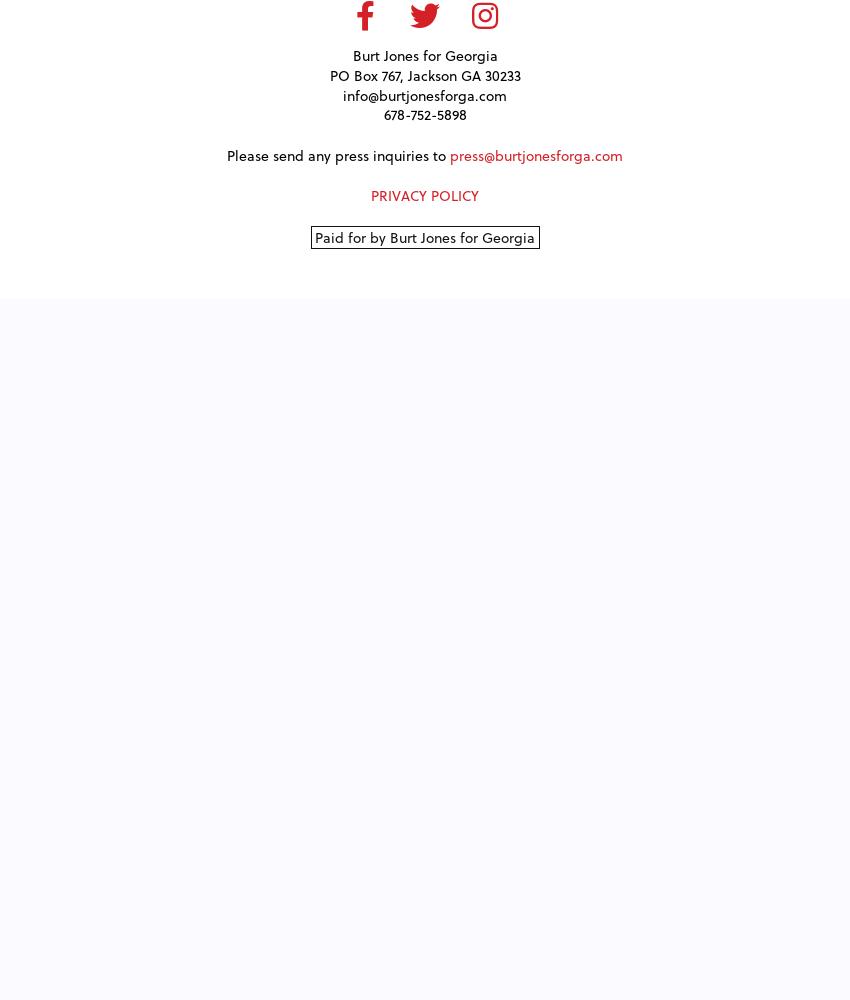  What do you see at coordinates (535, 154) in the screenshot?
I see `'press@burtjonesforga.com'` at bounding box center [535, 154].